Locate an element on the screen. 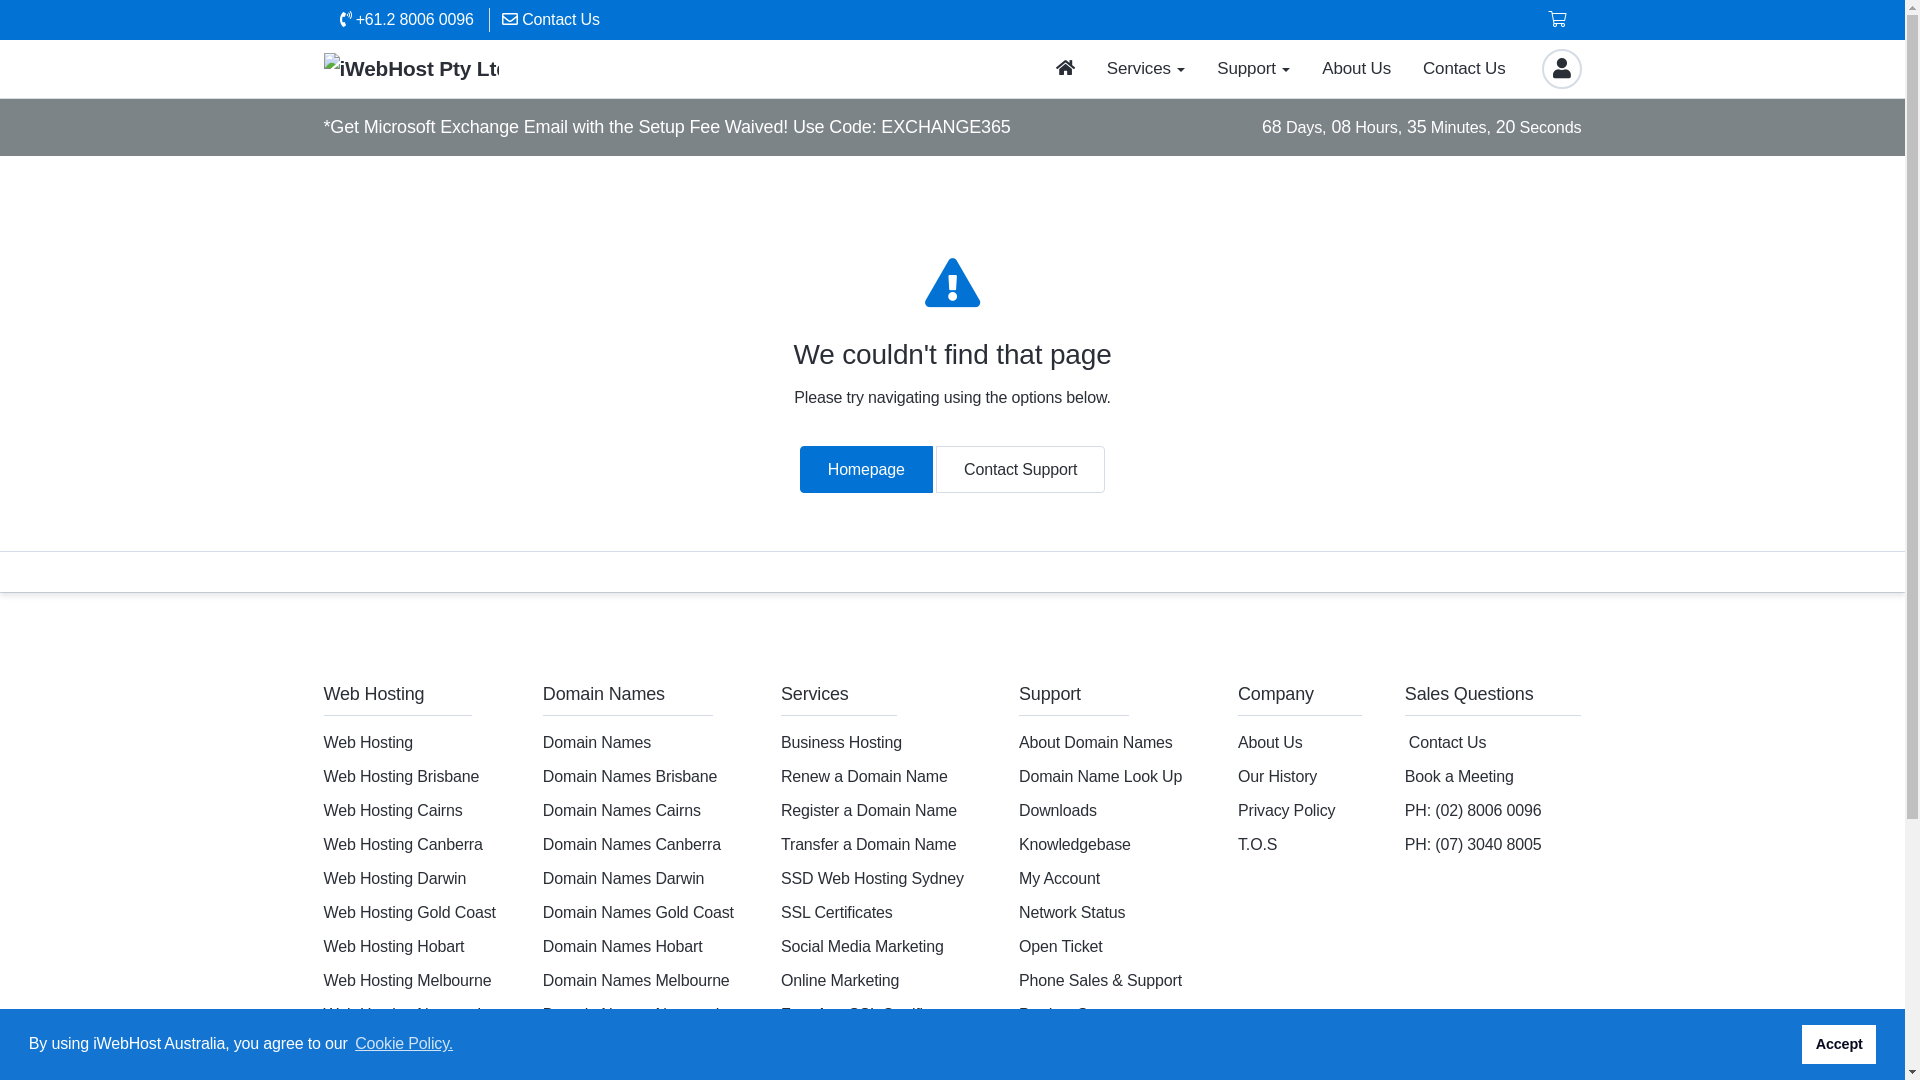 Image resolution: width=1920 pixels, height=1080 pixels. '+61.2 8006 0096' is located at coordinates (406, 18).